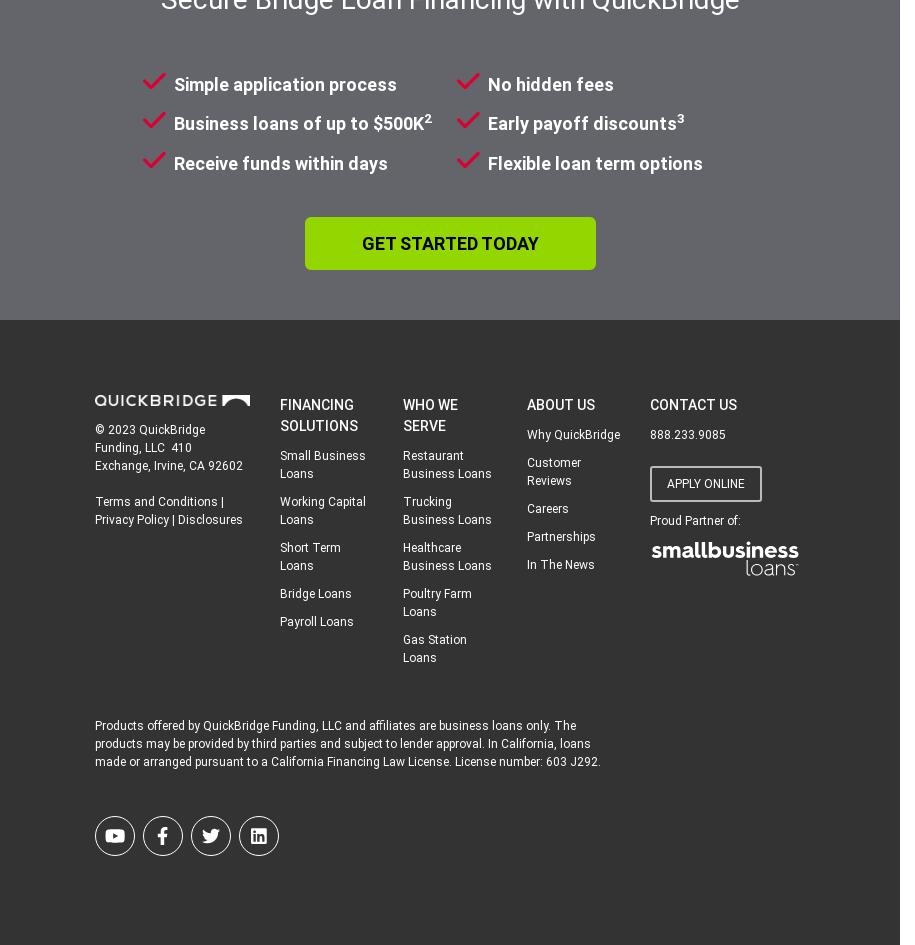  Describe the element at coordinates (322, 509) in the screenshot. I see `'Working Capital Loans'` at that location.